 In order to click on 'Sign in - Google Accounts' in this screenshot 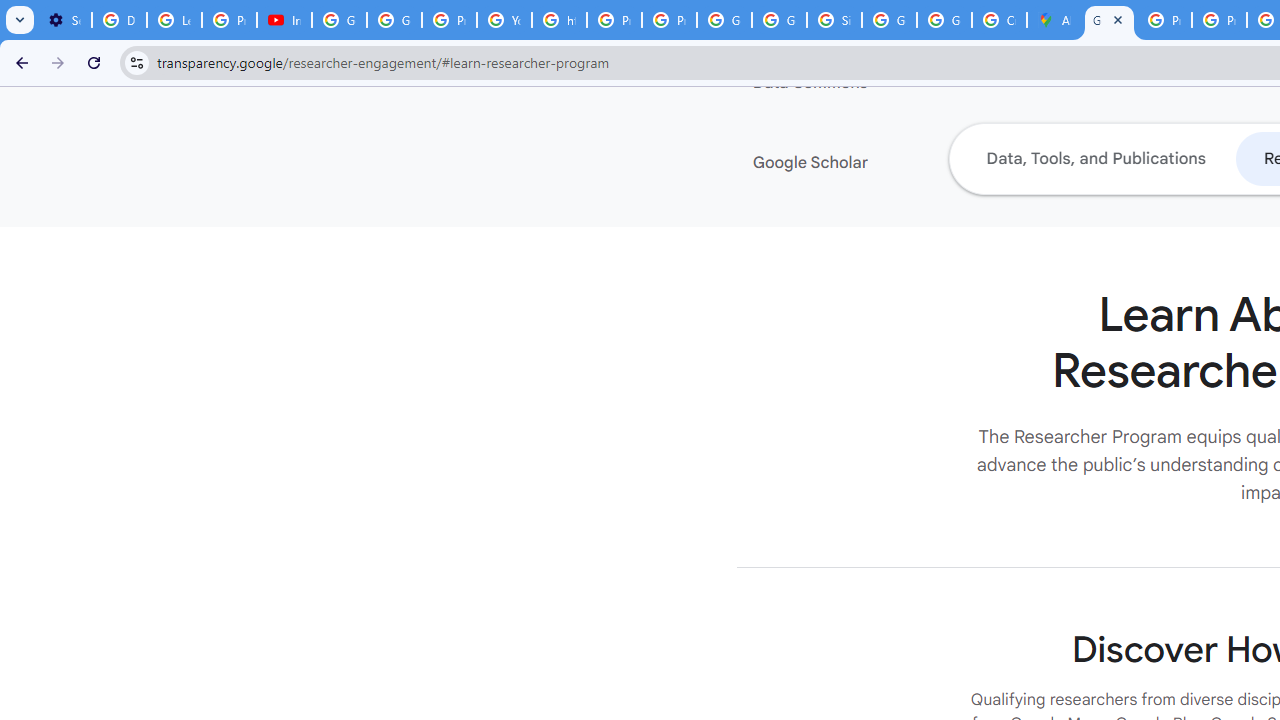, I will do `click(833, 20)`.